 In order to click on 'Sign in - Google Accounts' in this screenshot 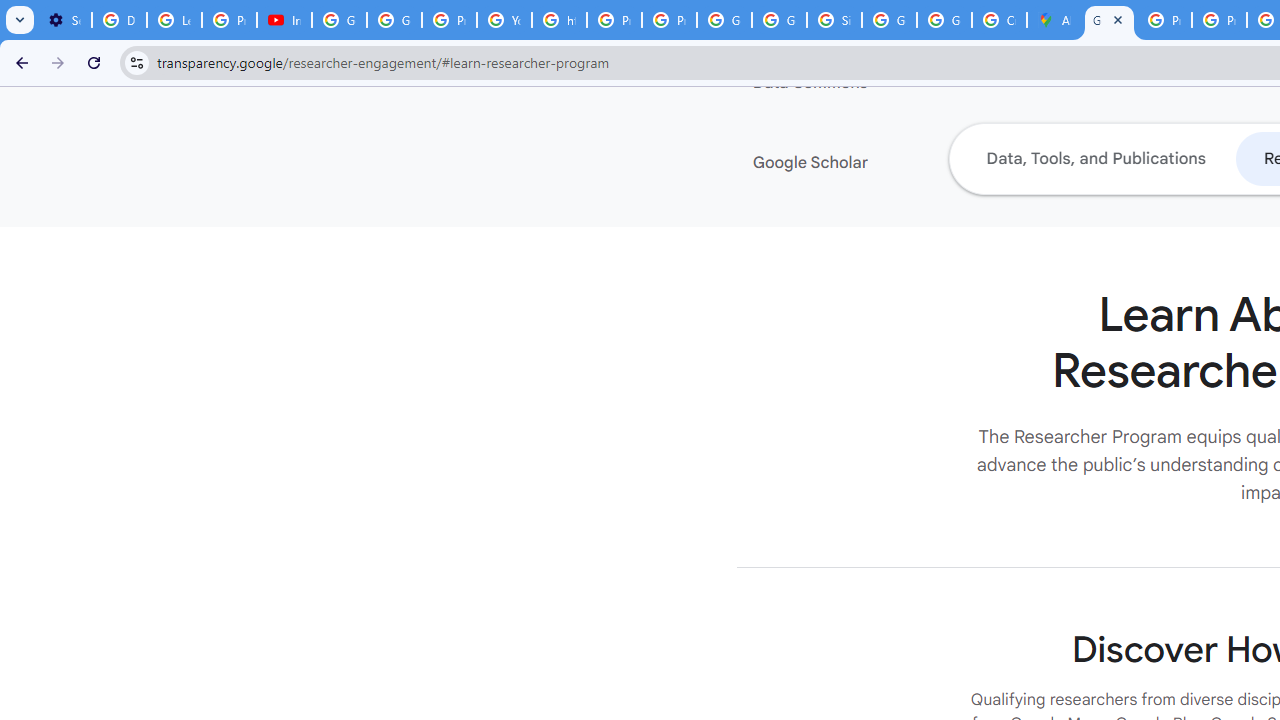, I will do `click(833, 20)`.